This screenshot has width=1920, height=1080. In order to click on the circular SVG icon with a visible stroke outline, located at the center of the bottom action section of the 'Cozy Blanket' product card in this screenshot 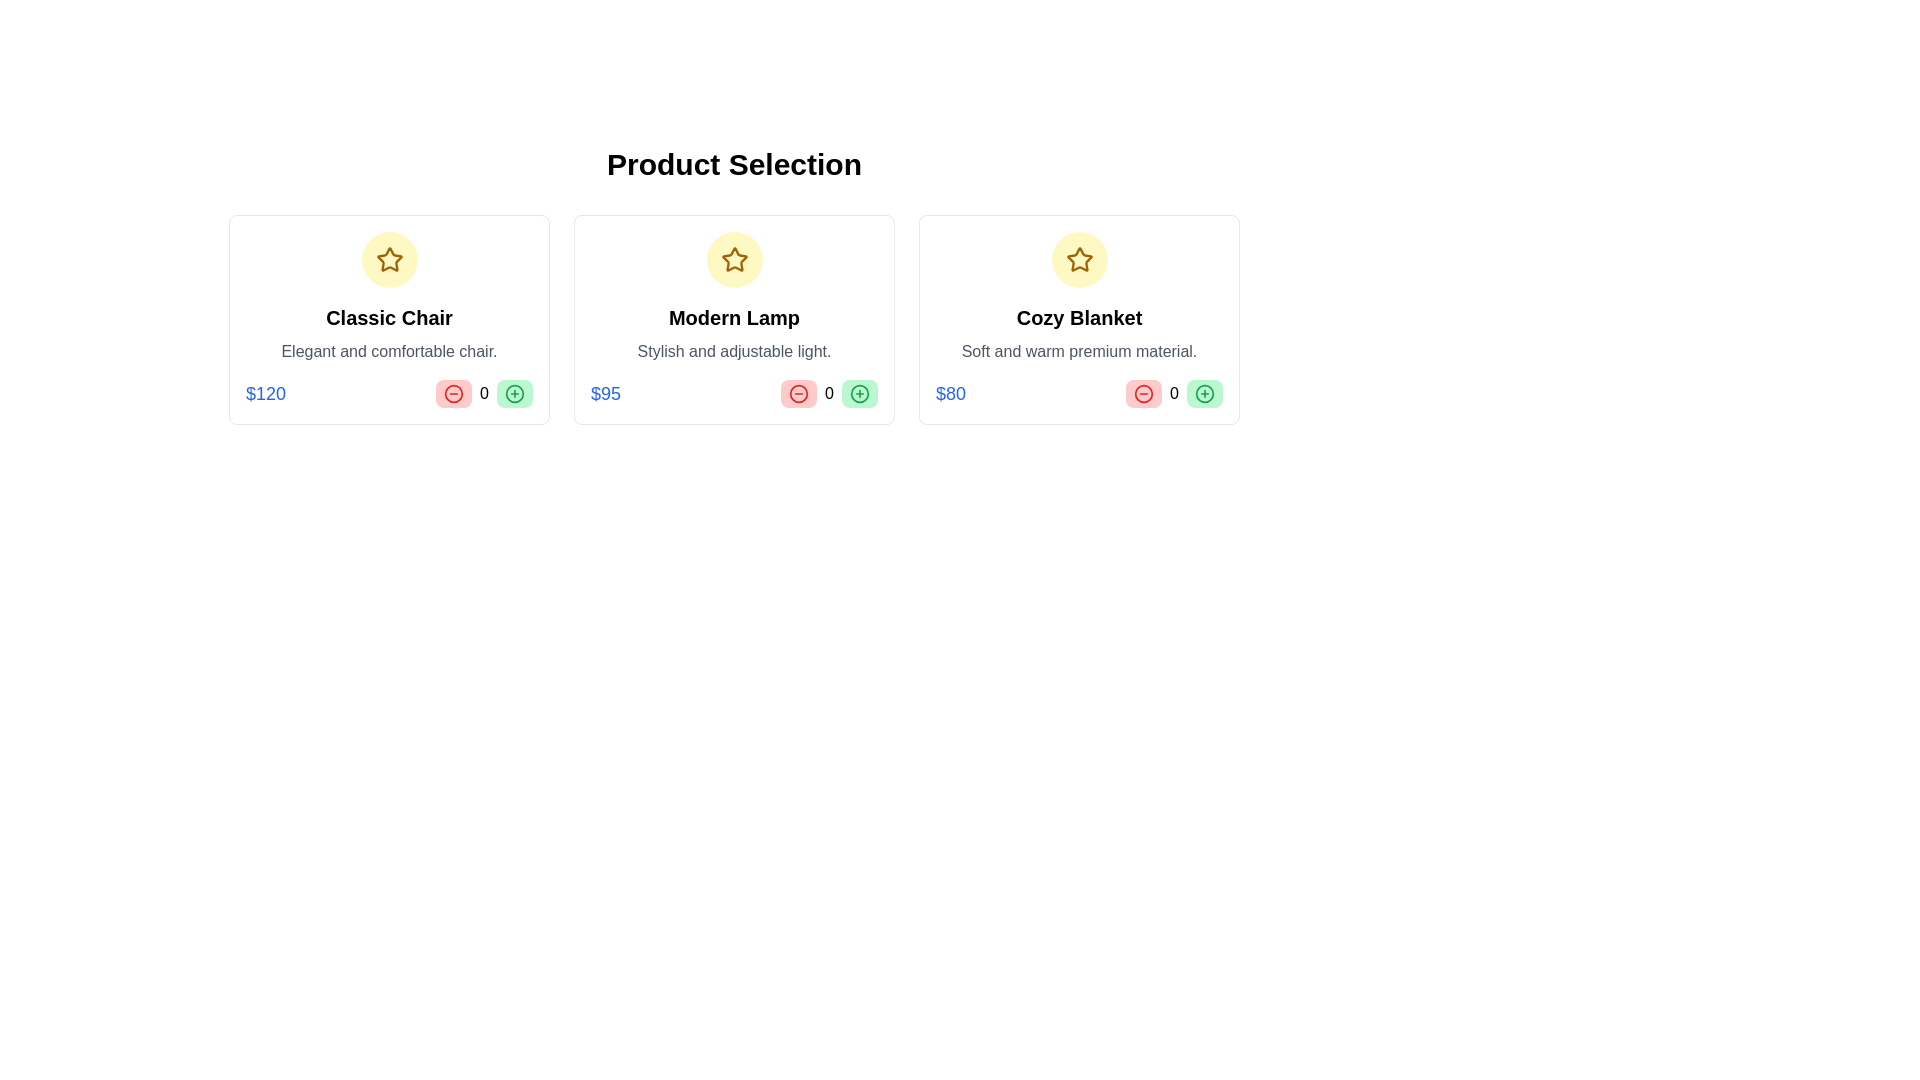, I will do `click(1144, 393)`.